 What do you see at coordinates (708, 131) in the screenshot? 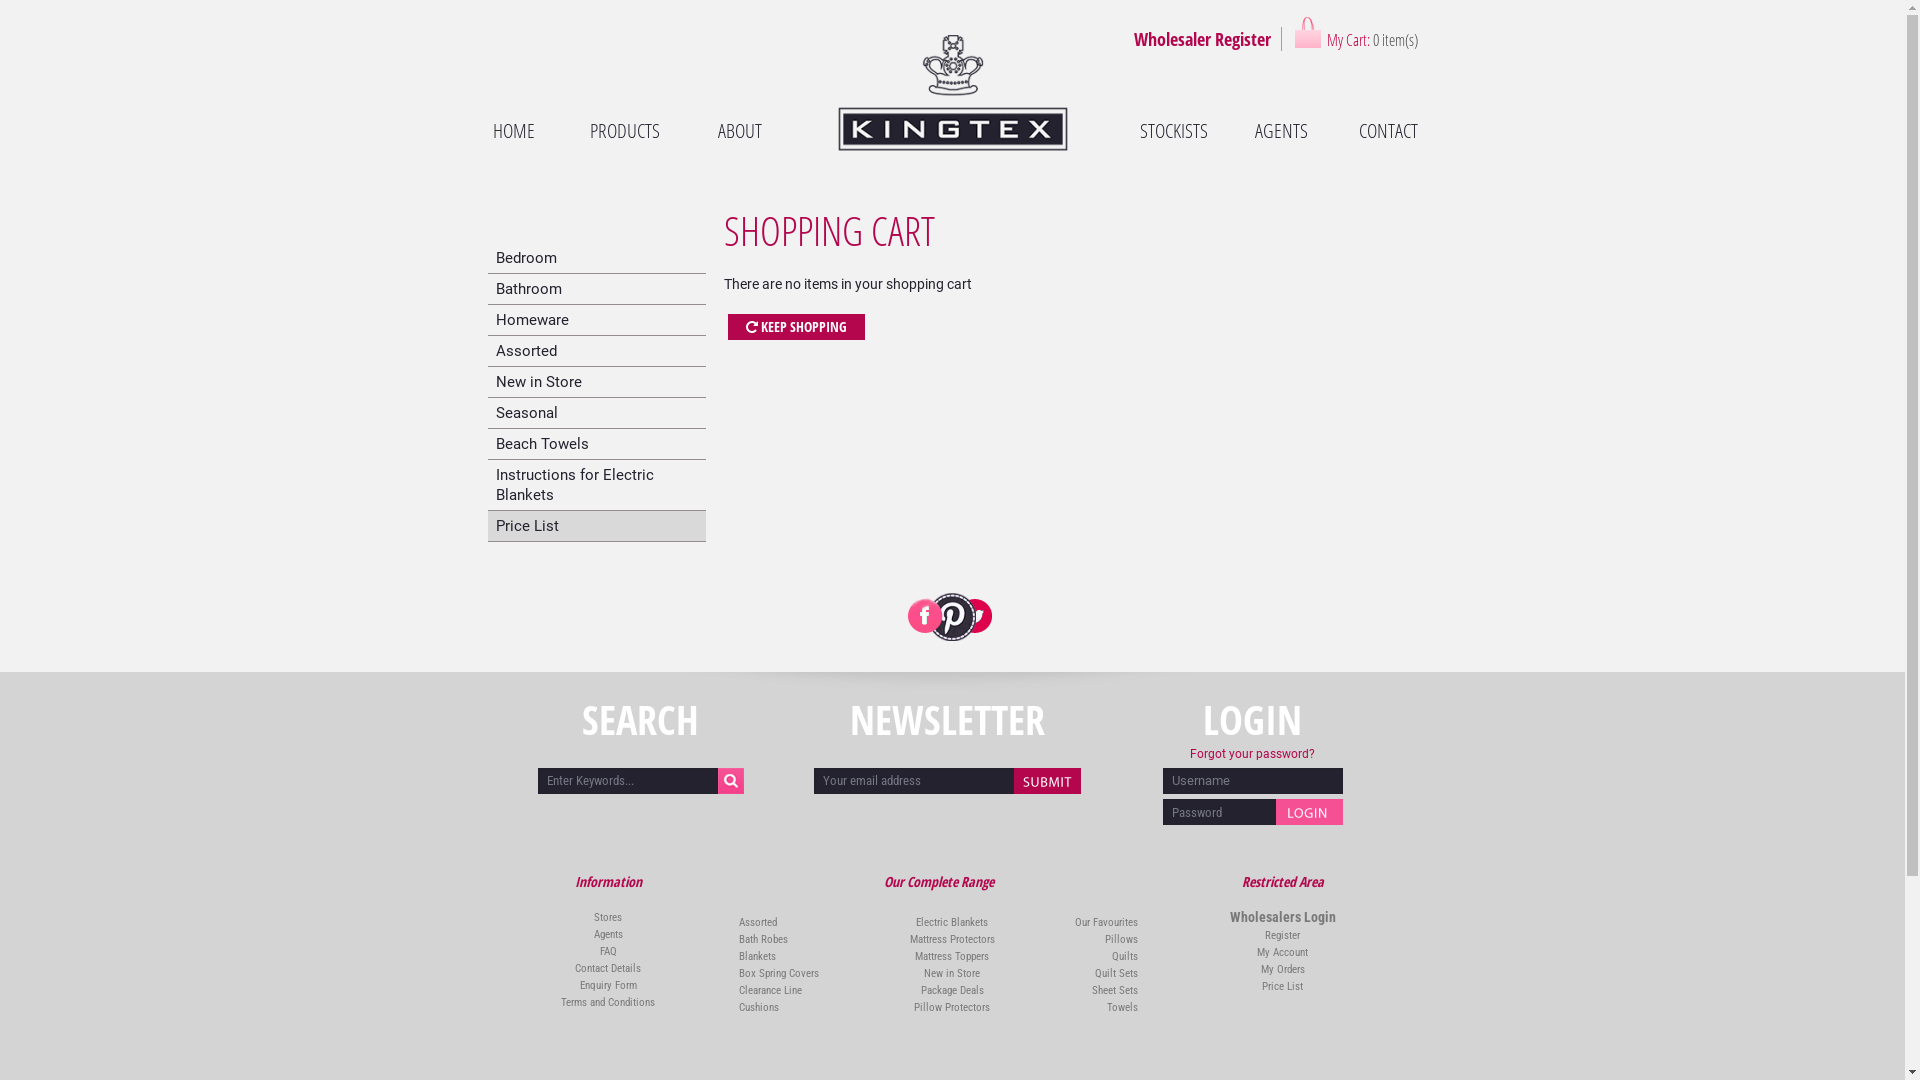
I see `'ABOUT'` at bounding box center [708, 131].